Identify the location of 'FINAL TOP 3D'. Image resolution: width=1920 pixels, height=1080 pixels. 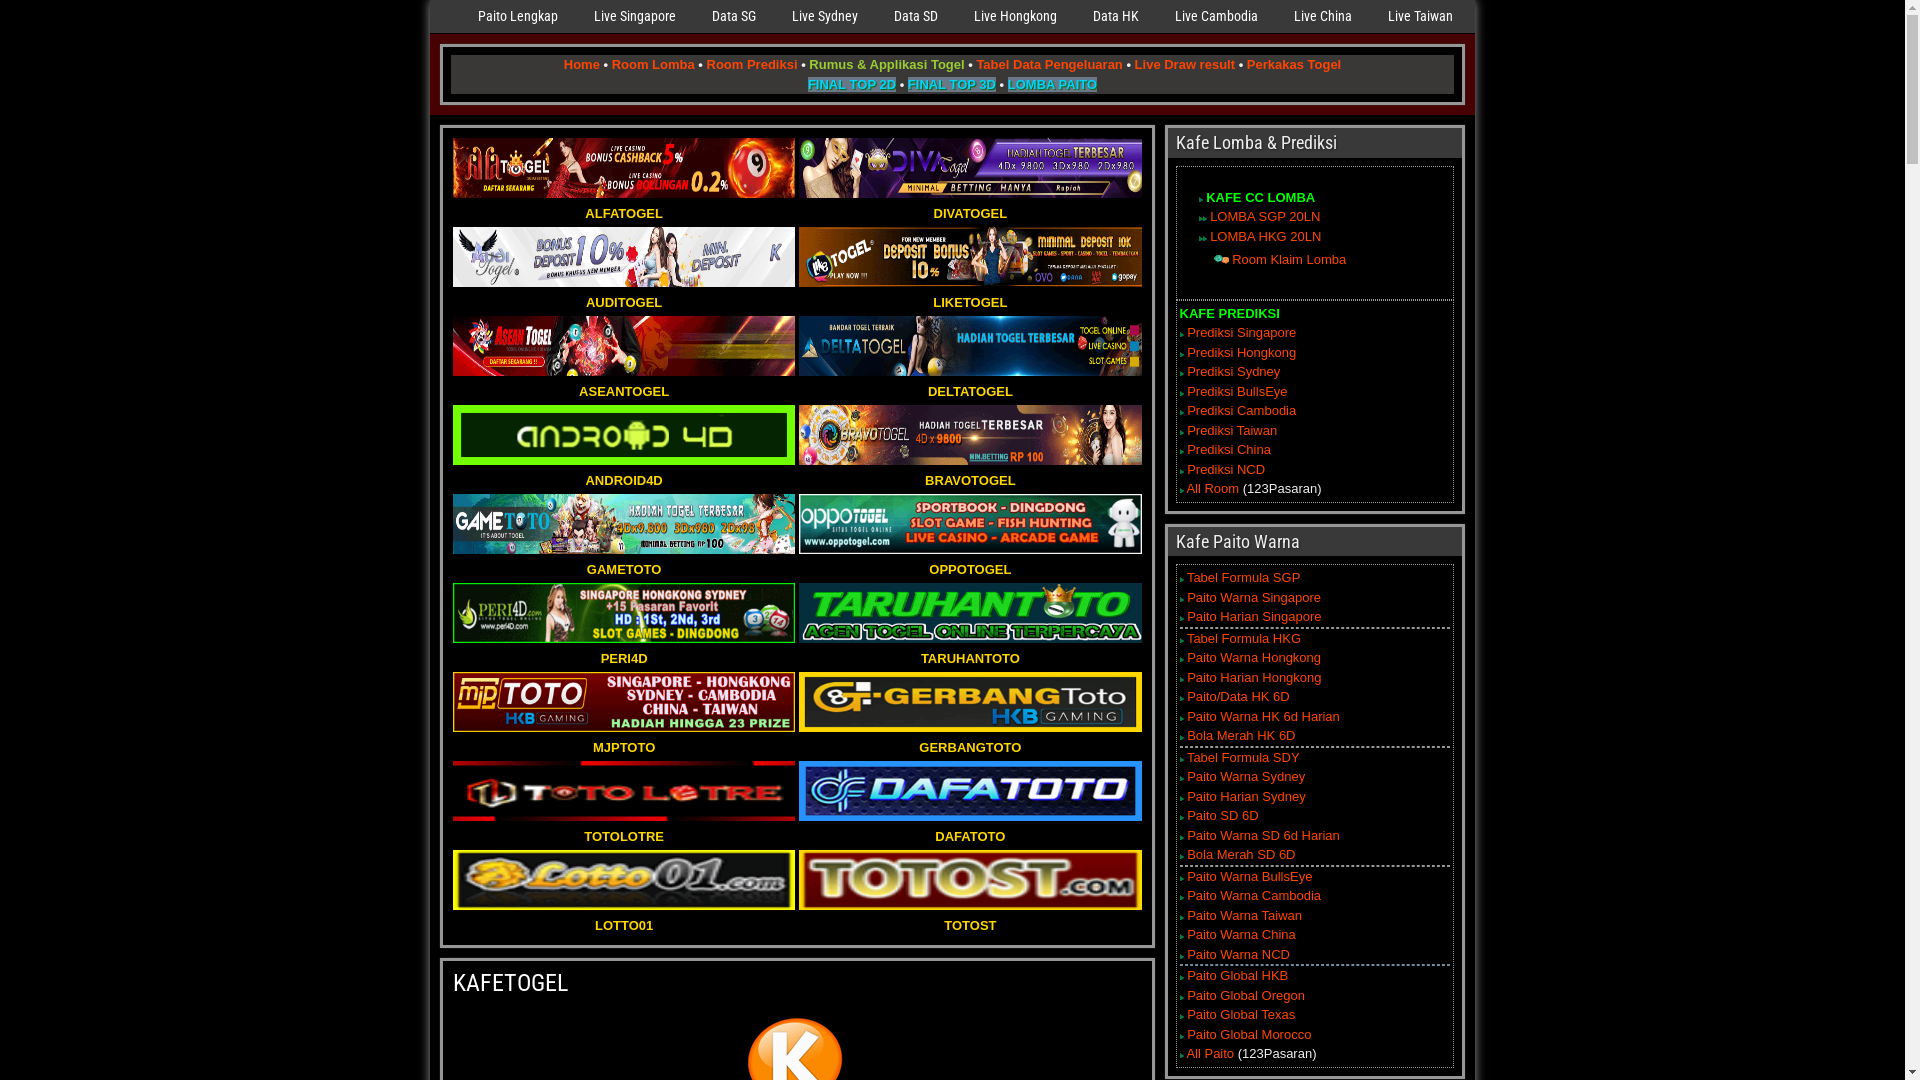
(950, 82).